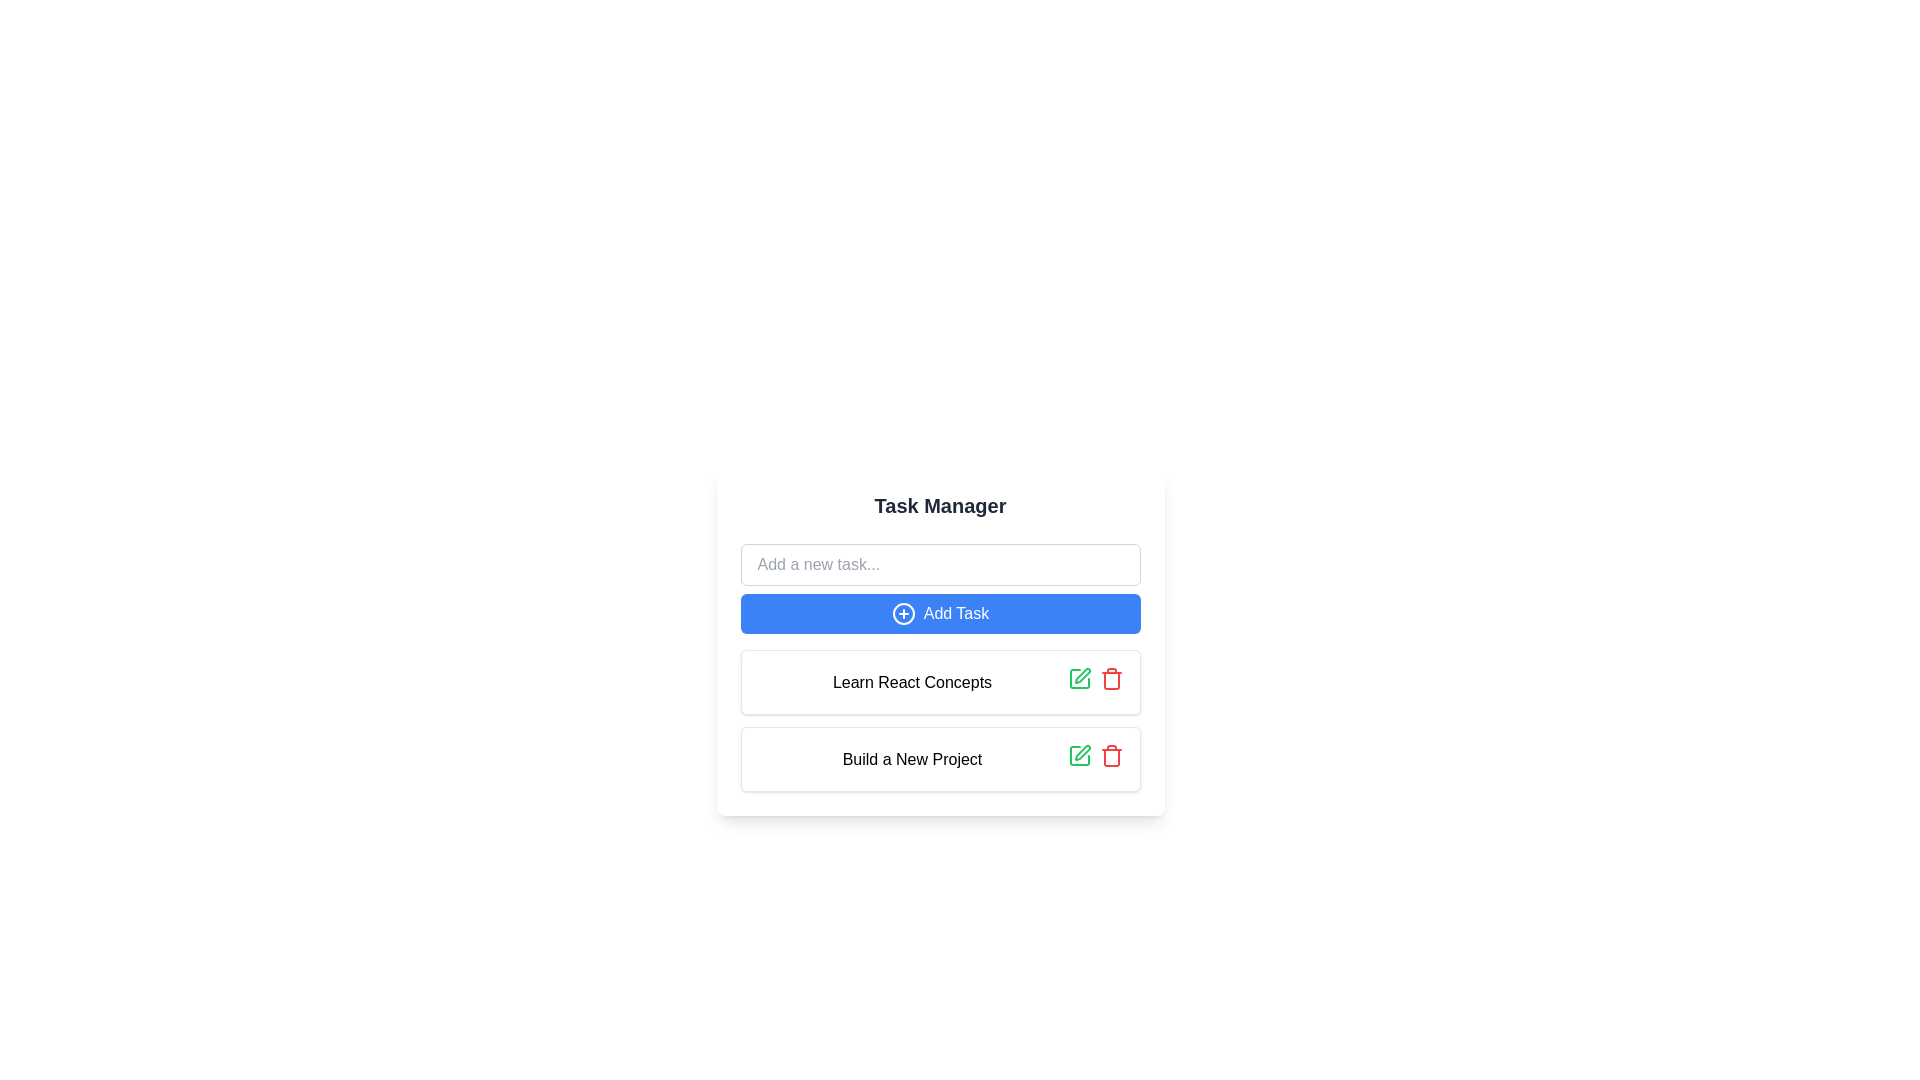  Describe the element at coordinates (939, 641) in the screenshot. I see `the 'Add Task' button located directly below the input field labeled 'Add a new task'` at that location.